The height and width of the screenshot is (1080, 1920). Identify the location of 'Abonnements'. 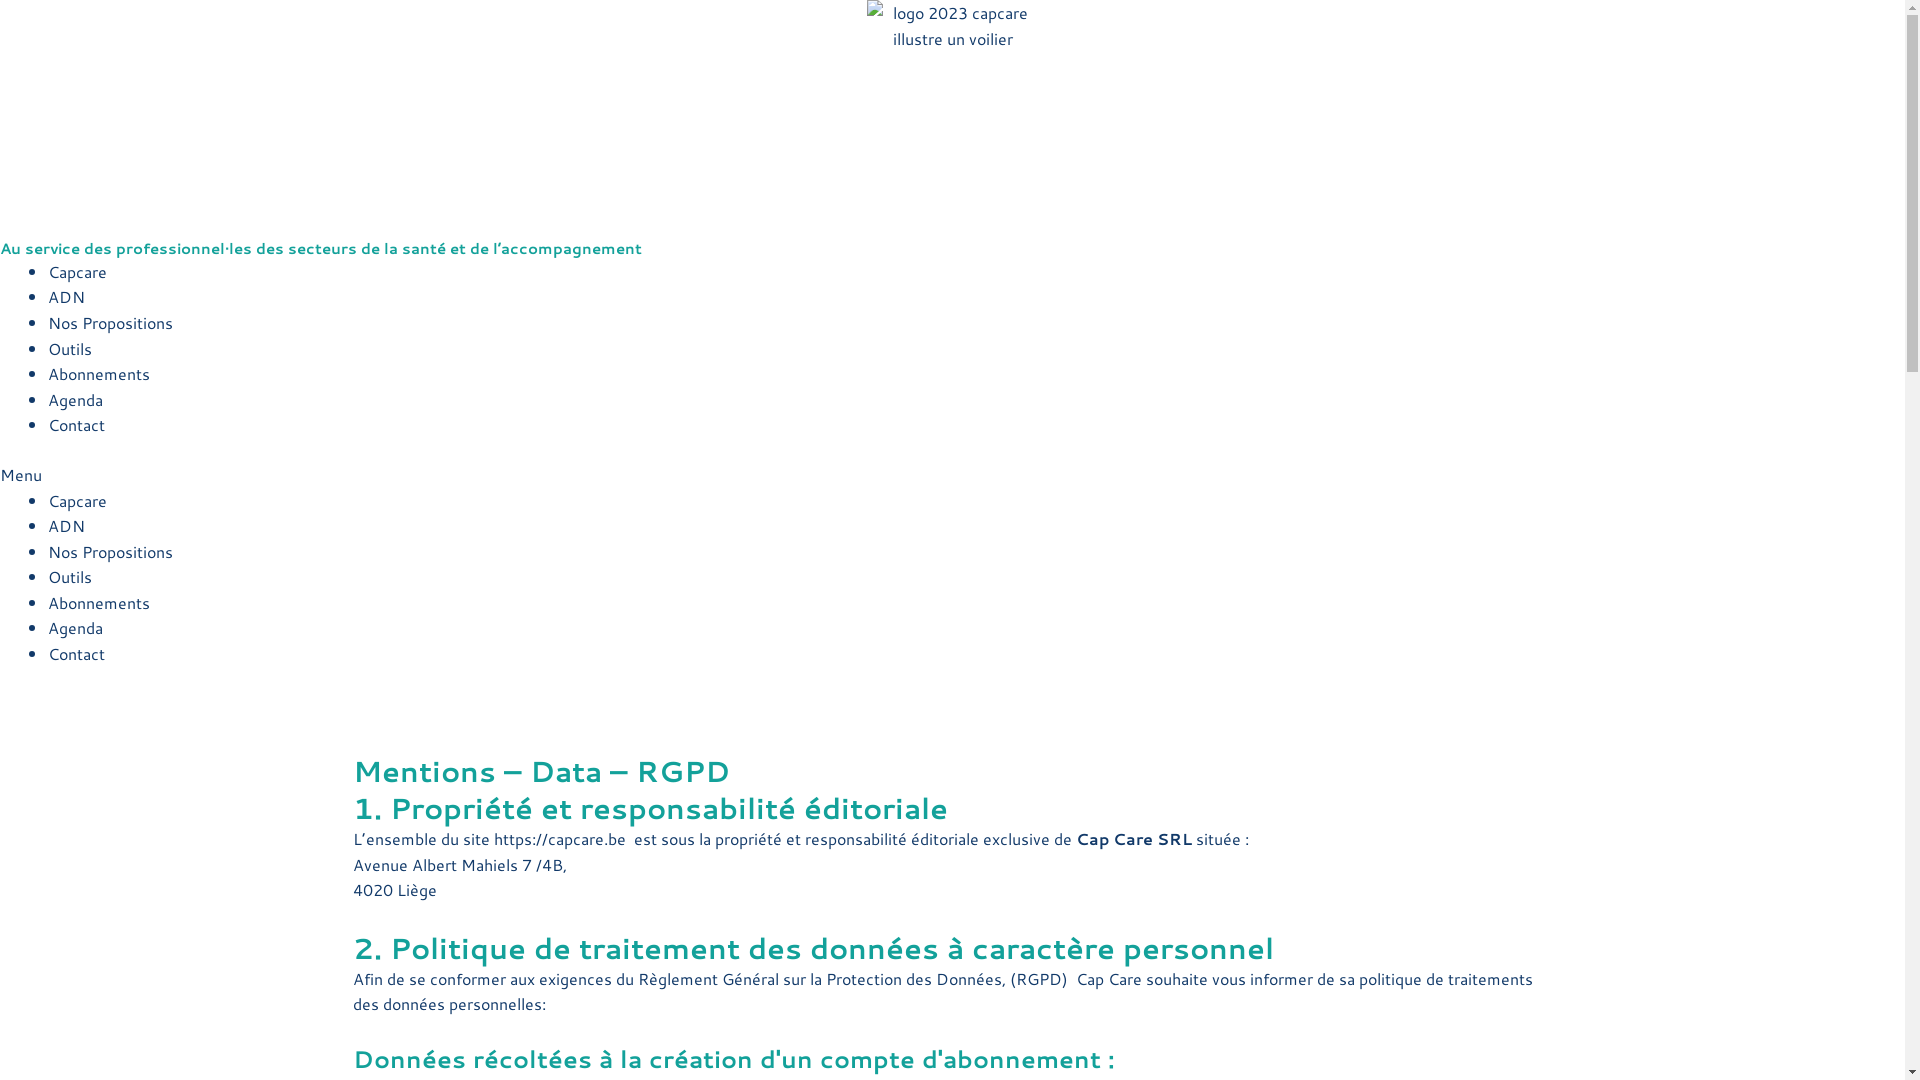
(98, 373).